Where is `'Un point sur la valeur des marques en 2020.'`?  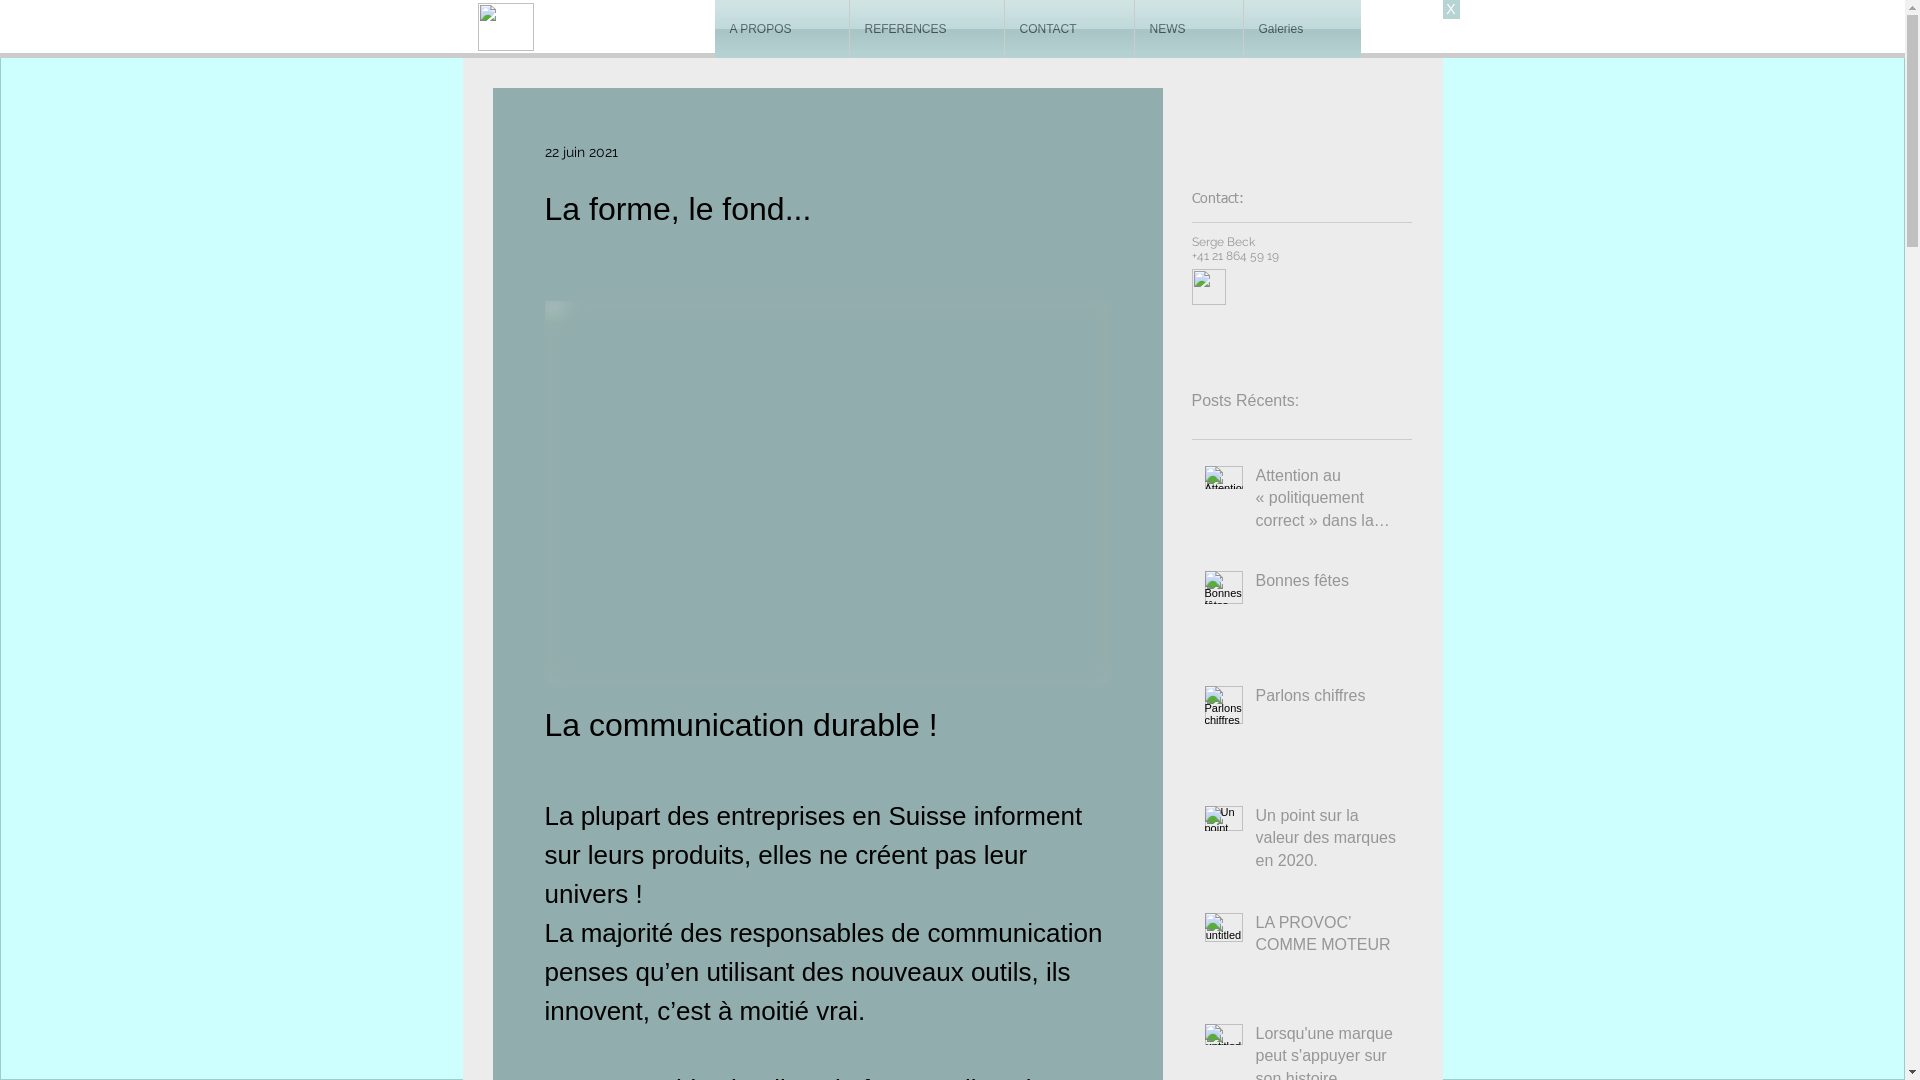 'Un point sur la valeur des marques en 2020.' is located at coordinates (1255, 842).